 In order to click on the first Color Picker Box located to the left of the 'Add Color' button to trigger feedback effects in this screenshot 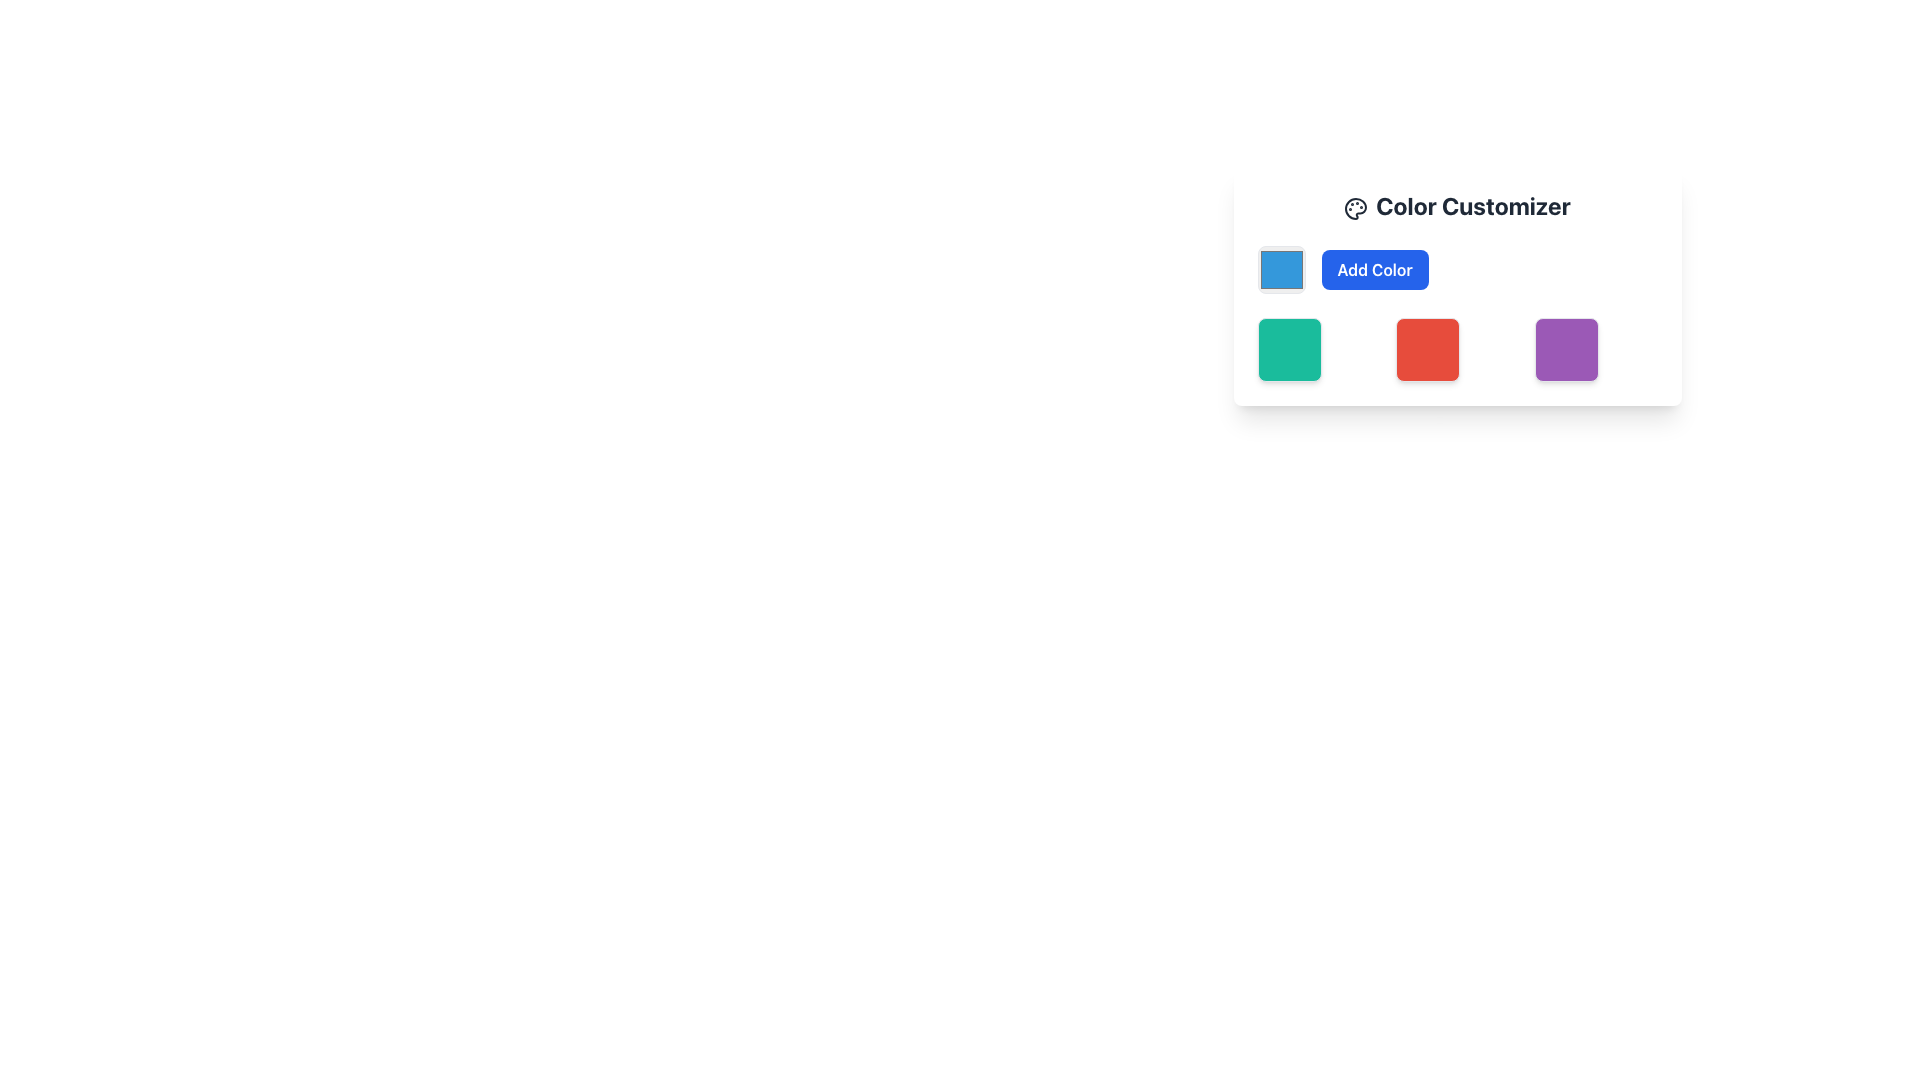, I will do `click(1281, 270)`.